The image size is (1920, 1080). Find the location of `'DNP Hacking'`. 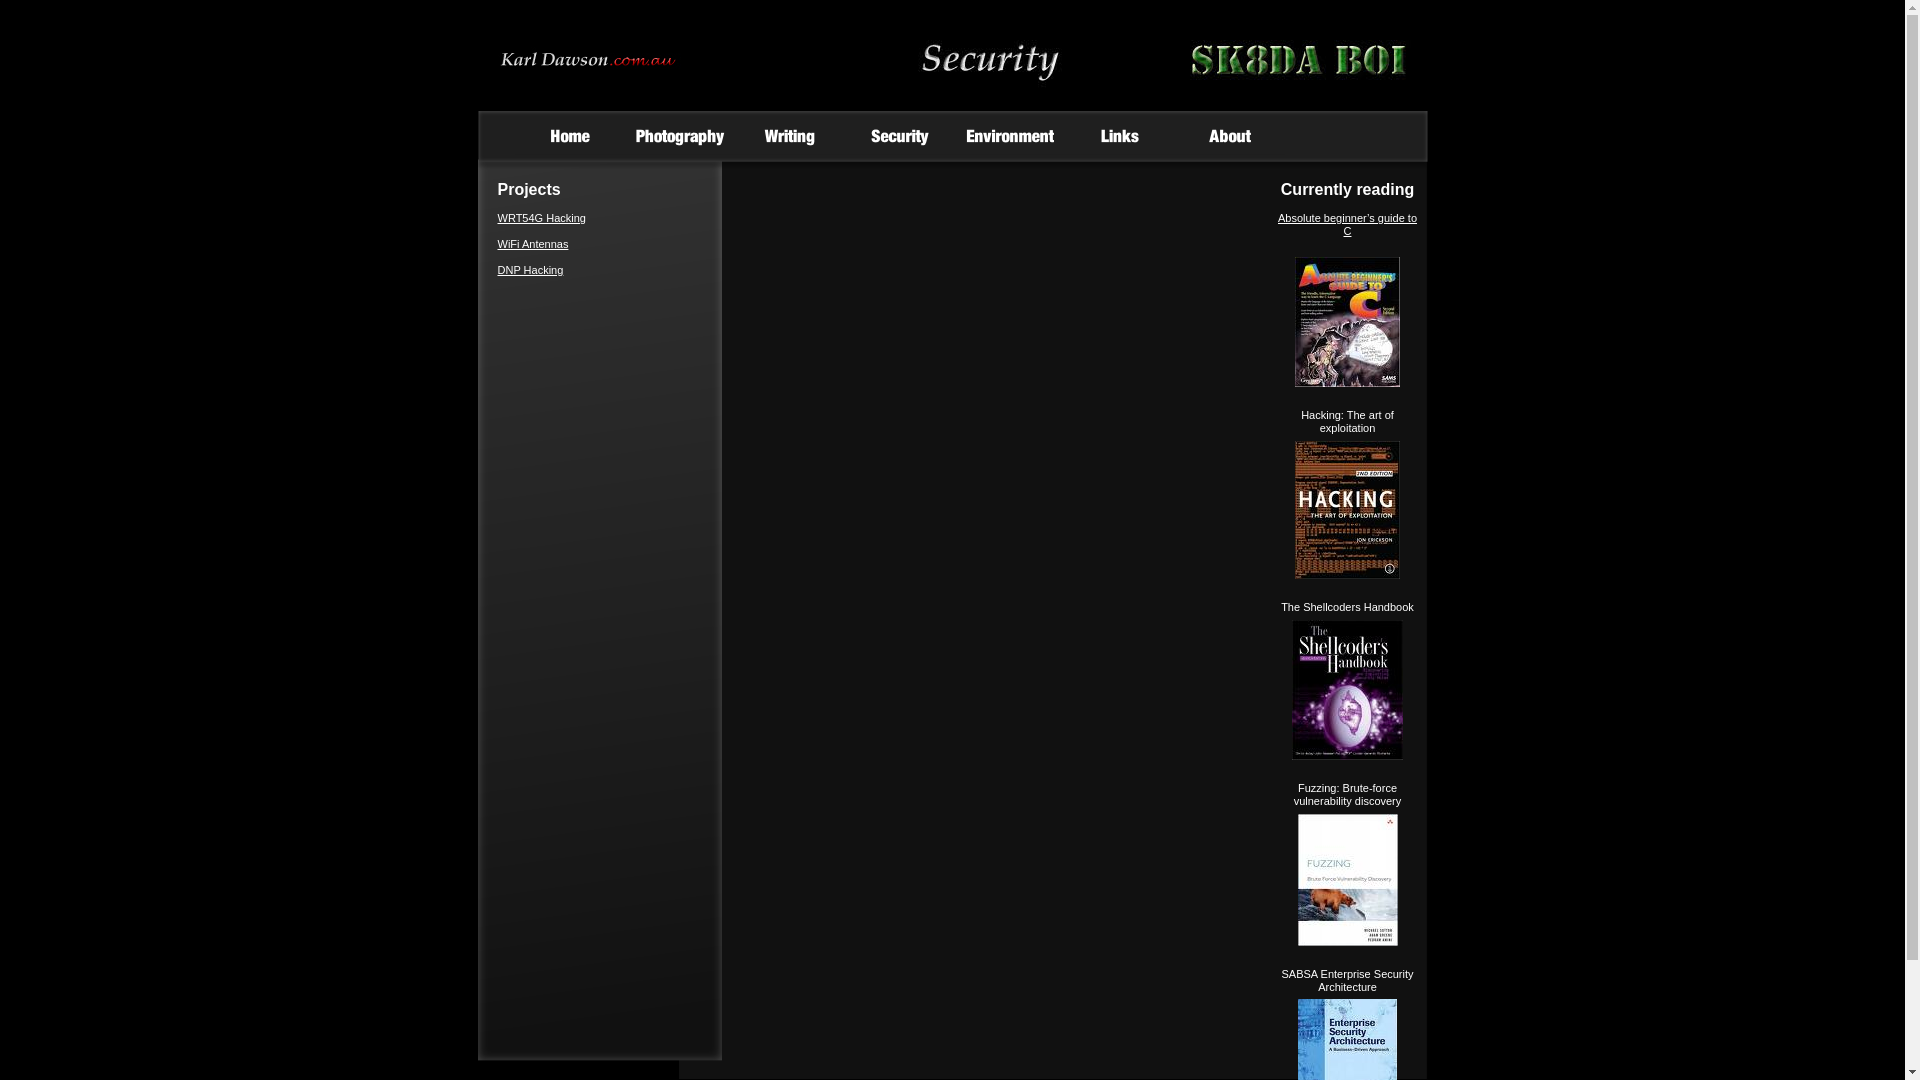

'DNP Hacking' is located at coordinates (531, 270).